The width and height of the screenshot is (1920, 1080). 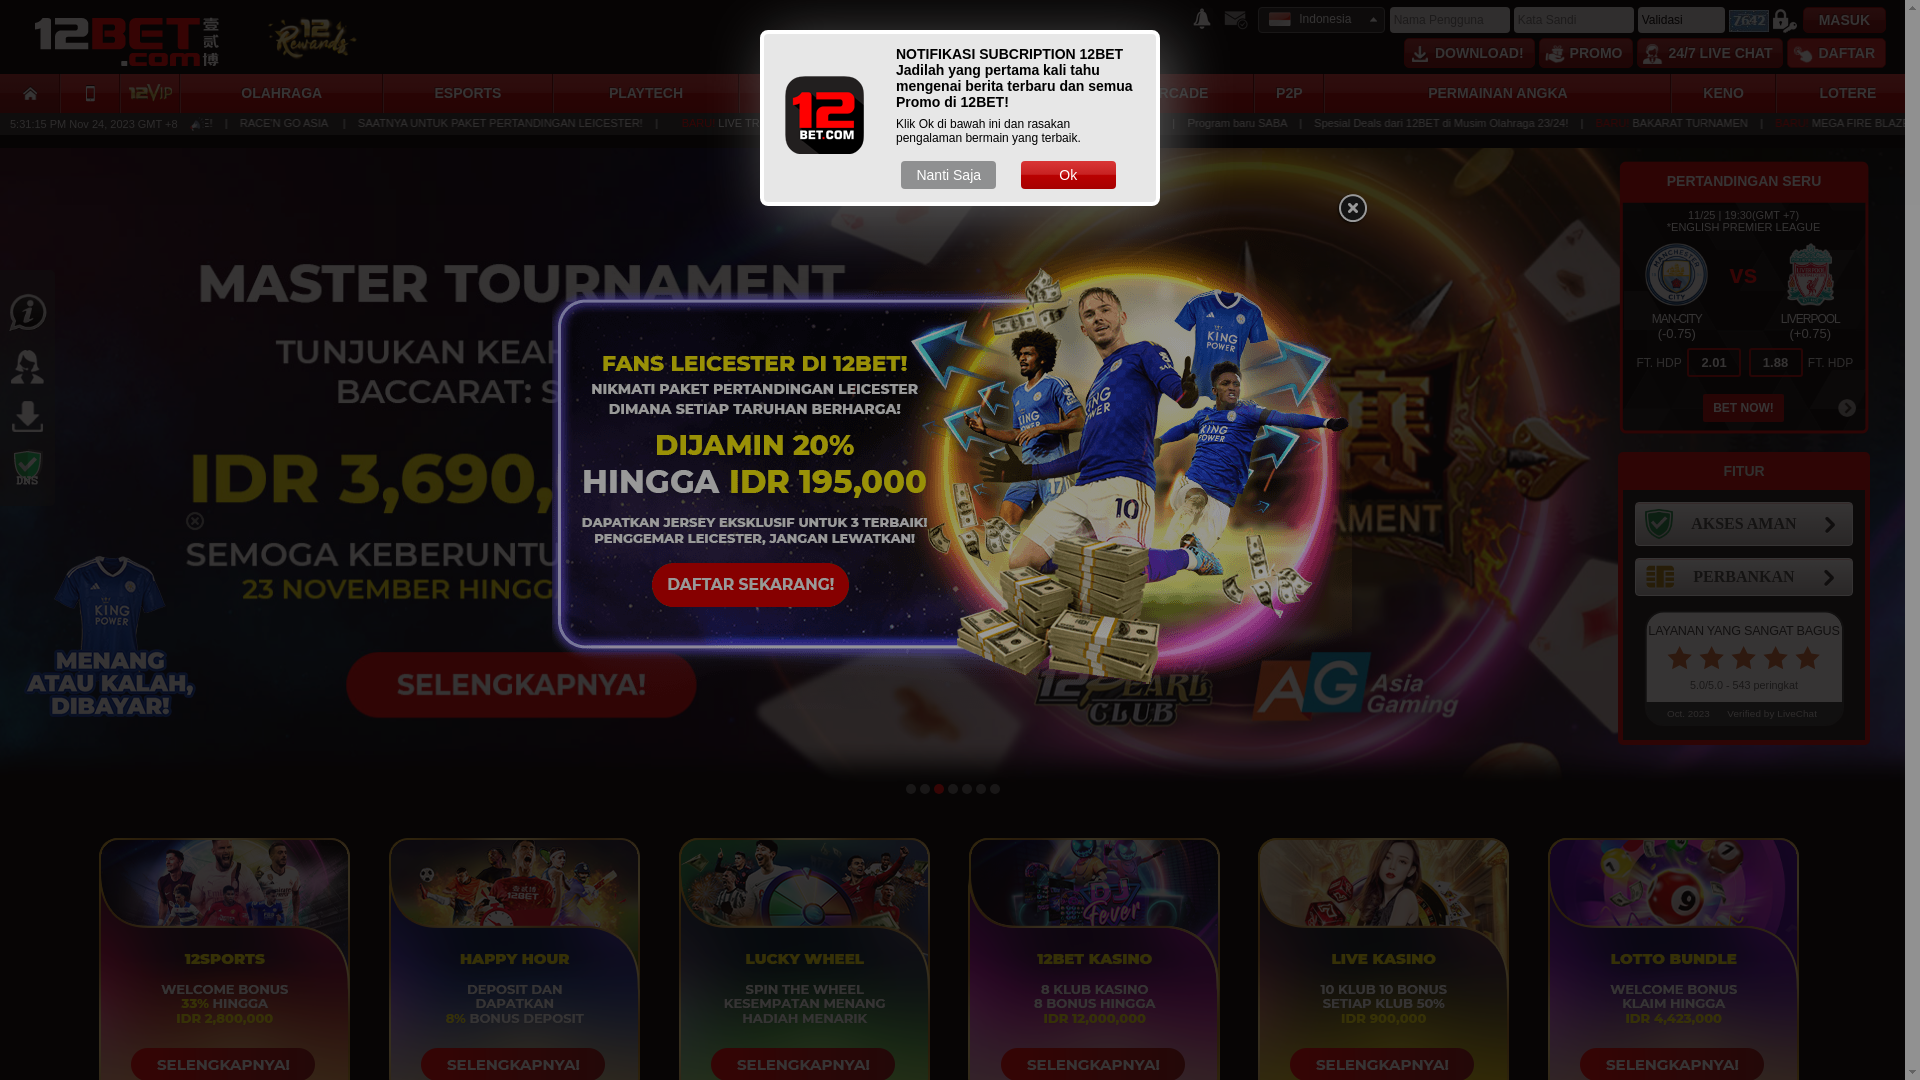 I want to click on 'PROMO', so click(x=1585, y=52).